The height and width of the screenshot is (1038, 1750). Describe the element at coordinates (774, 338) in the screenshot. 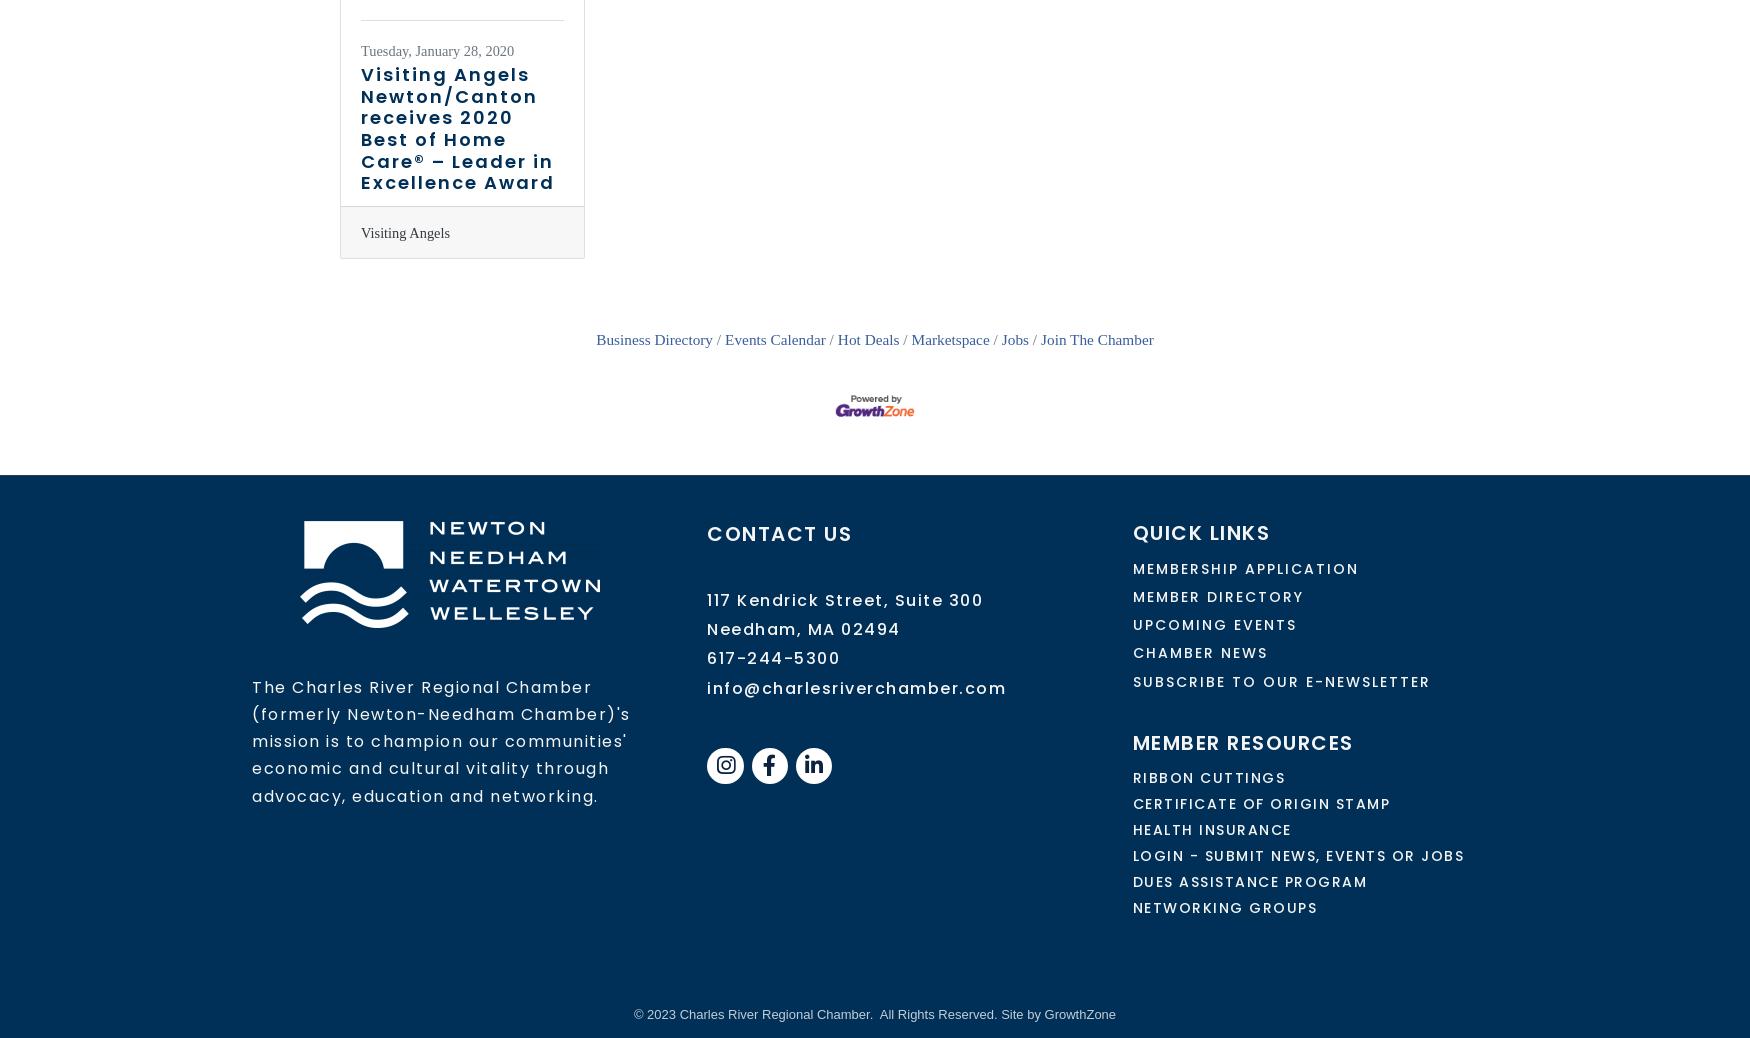

I see `'Events Calendar'` at that location.